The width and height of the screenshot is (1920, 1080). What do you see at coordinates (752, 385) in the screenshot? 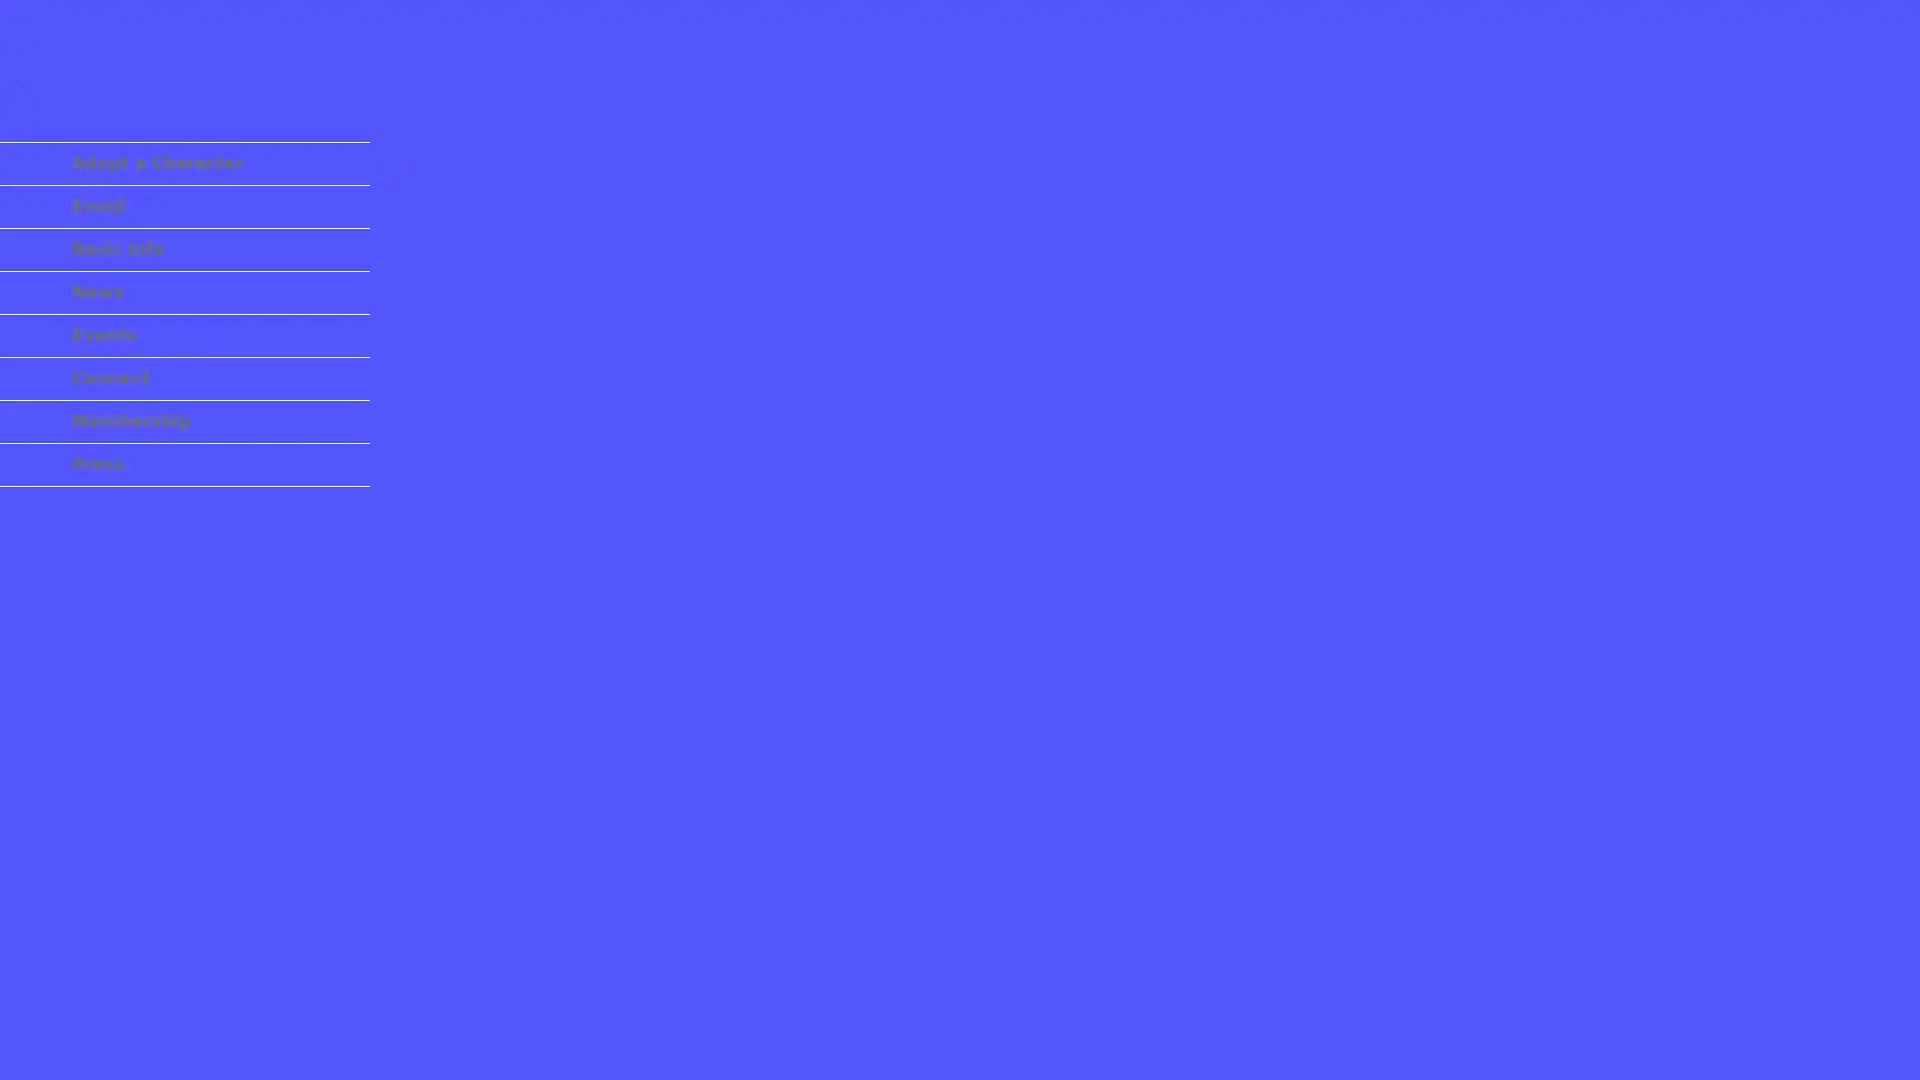
I see `U+00D7` at bounding box center [752, 385].